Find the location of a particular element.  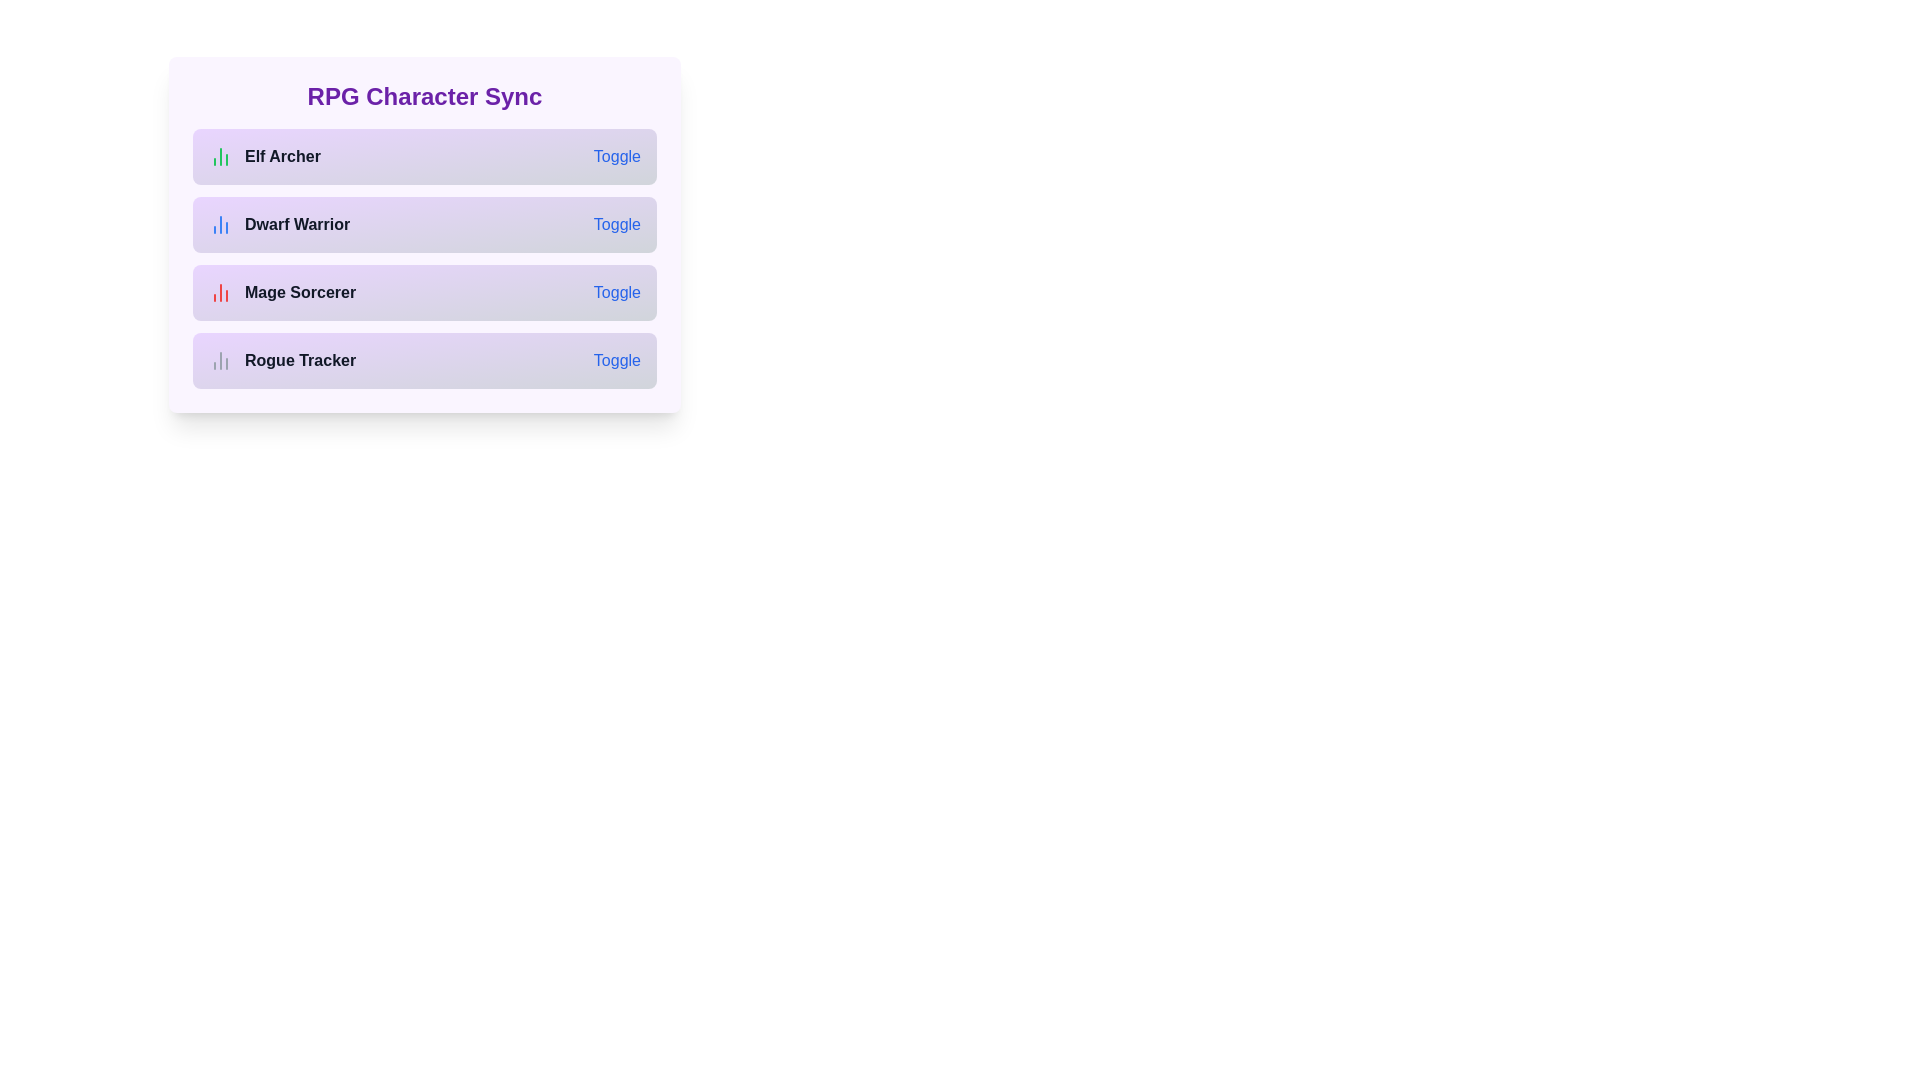

the 'Toggle' button located on the right side of the 'Elf Archer' item in the 'RPG Character Sync' section is located at coordinates (616, 156).